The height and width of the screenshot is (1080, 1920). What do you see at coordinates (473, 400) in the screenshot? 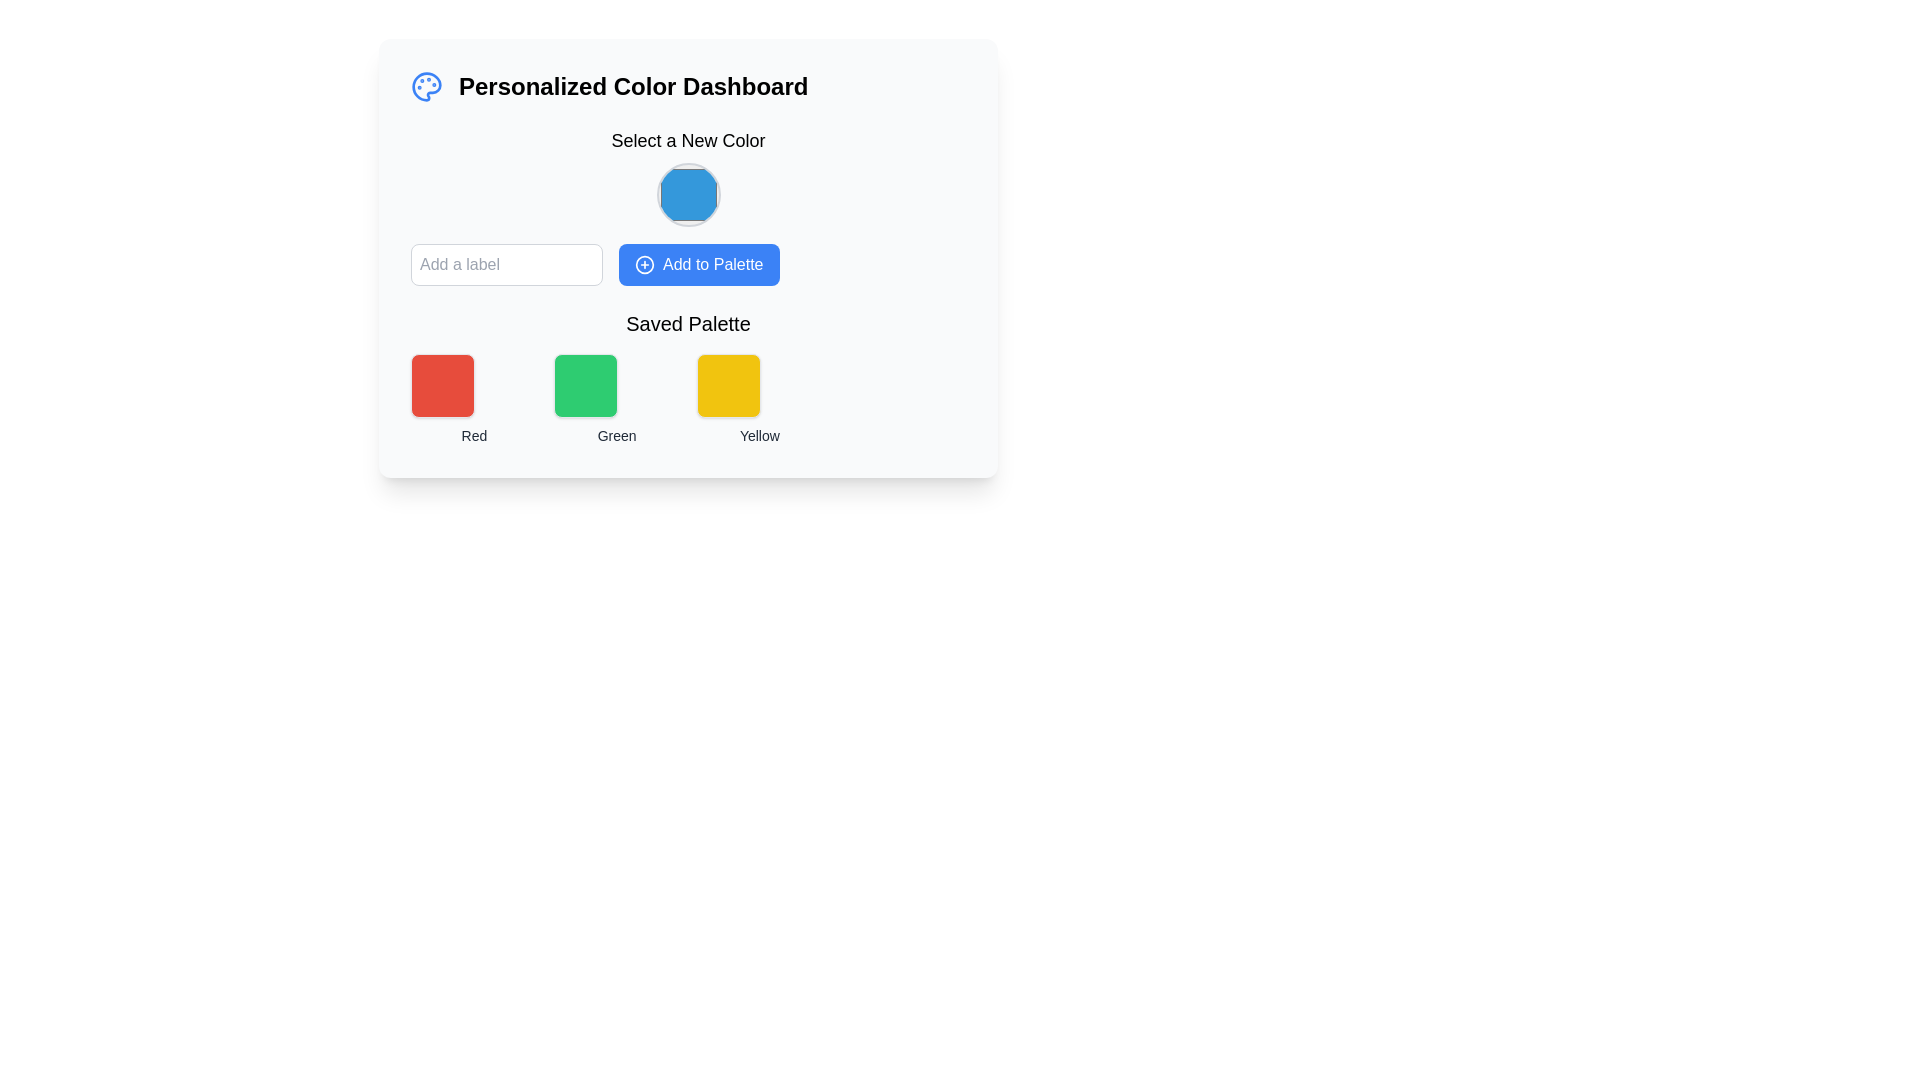
I see `the first Color Indicator Card` at bounding box center [473, 400].